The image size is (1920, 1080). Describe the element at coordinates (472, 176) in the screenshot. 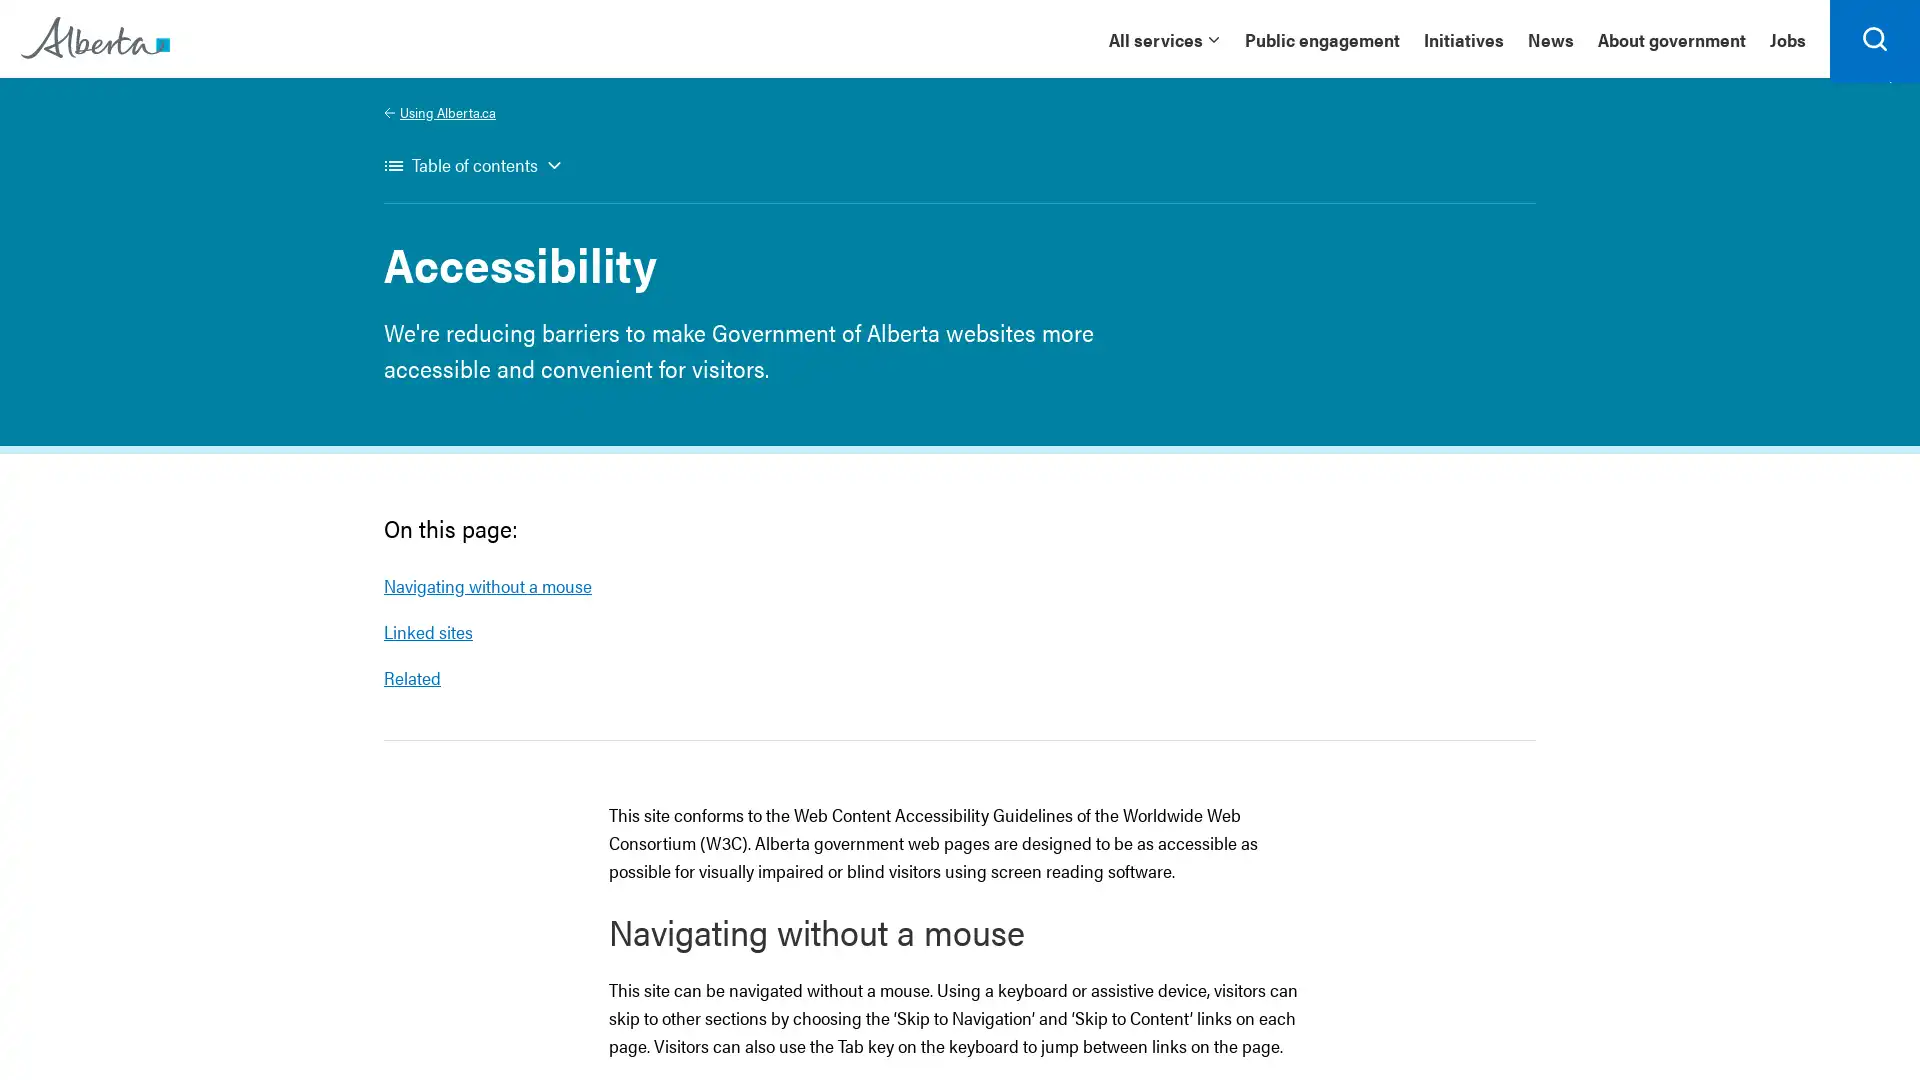

I see `Table of contents` at that location.